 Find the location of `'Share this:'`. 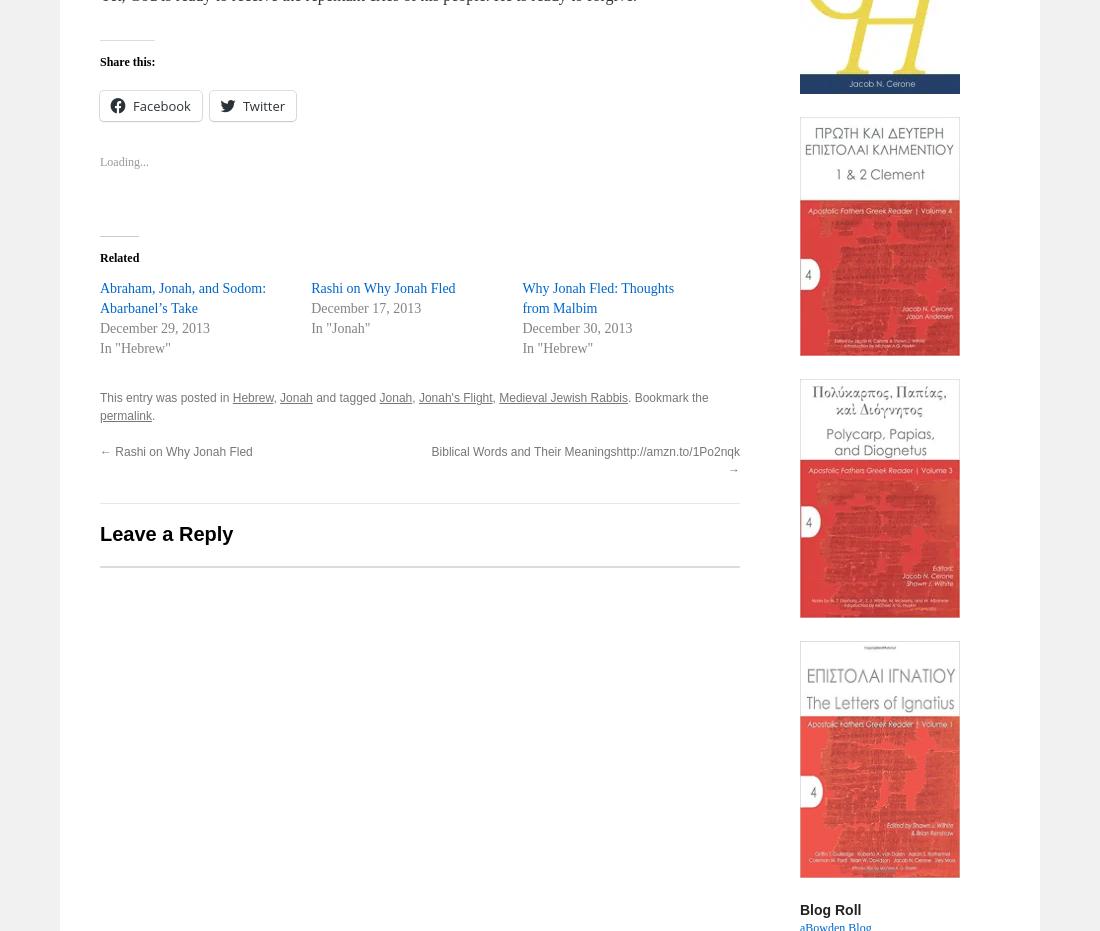

'Share this:' is located at coordinates (127, 61).